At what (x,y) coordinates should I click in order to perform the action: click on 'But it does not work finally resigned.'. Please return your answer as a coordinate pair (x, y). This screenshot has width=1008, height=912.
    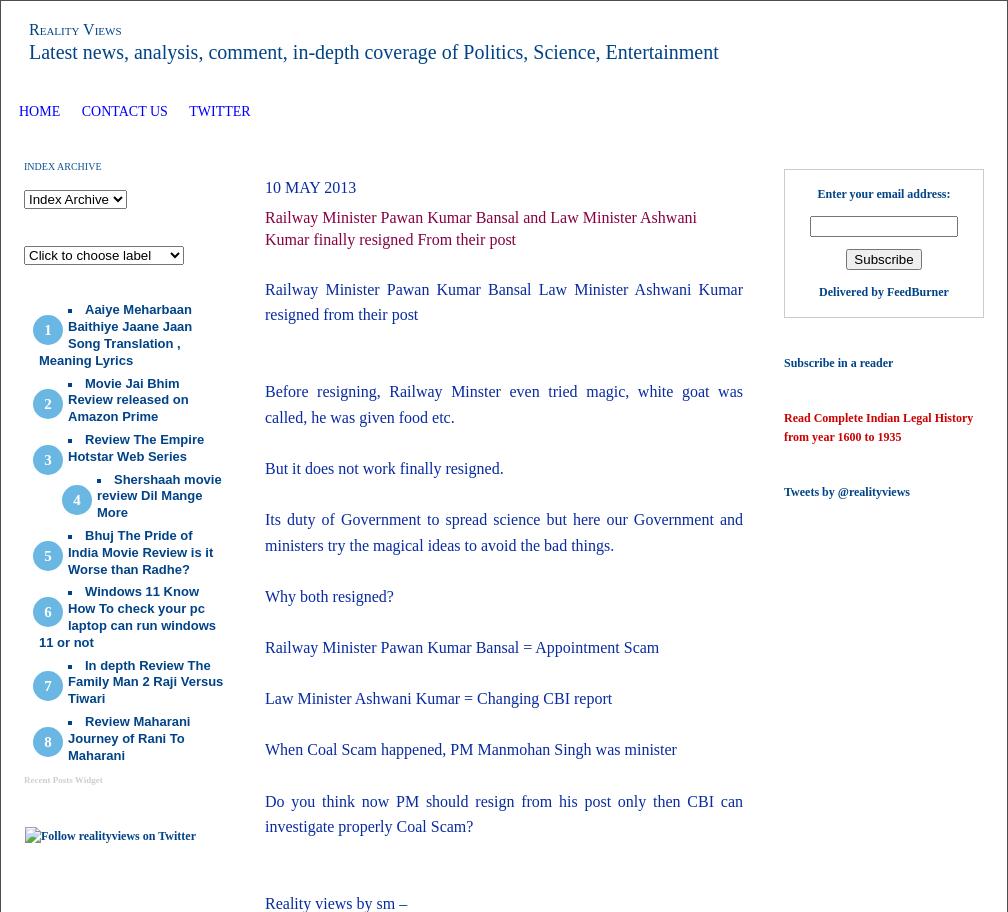
    Looking at the image, I should click on (384, 467).